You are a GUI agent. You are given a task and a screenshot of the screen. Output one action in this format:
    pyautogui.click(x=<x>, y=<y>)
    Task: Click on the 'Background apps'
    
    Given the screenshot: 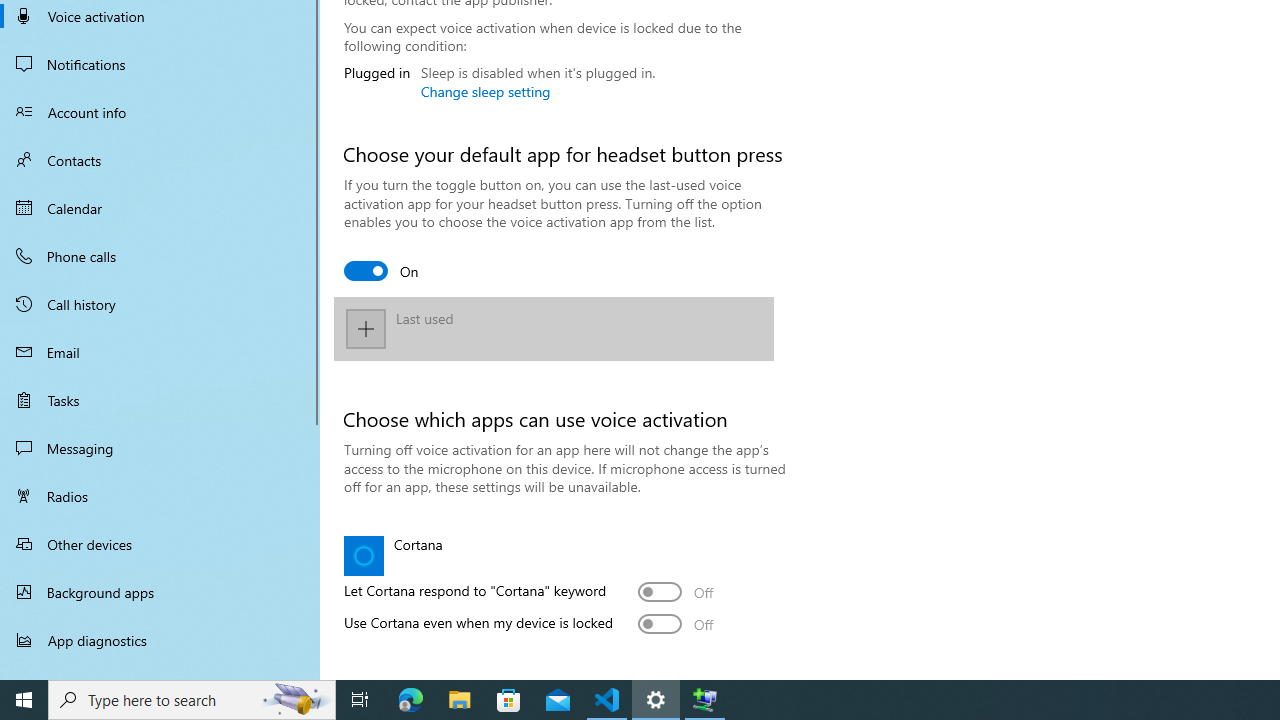 What is the action you would take?
    pyautogui.click(x=160, y=591)
    